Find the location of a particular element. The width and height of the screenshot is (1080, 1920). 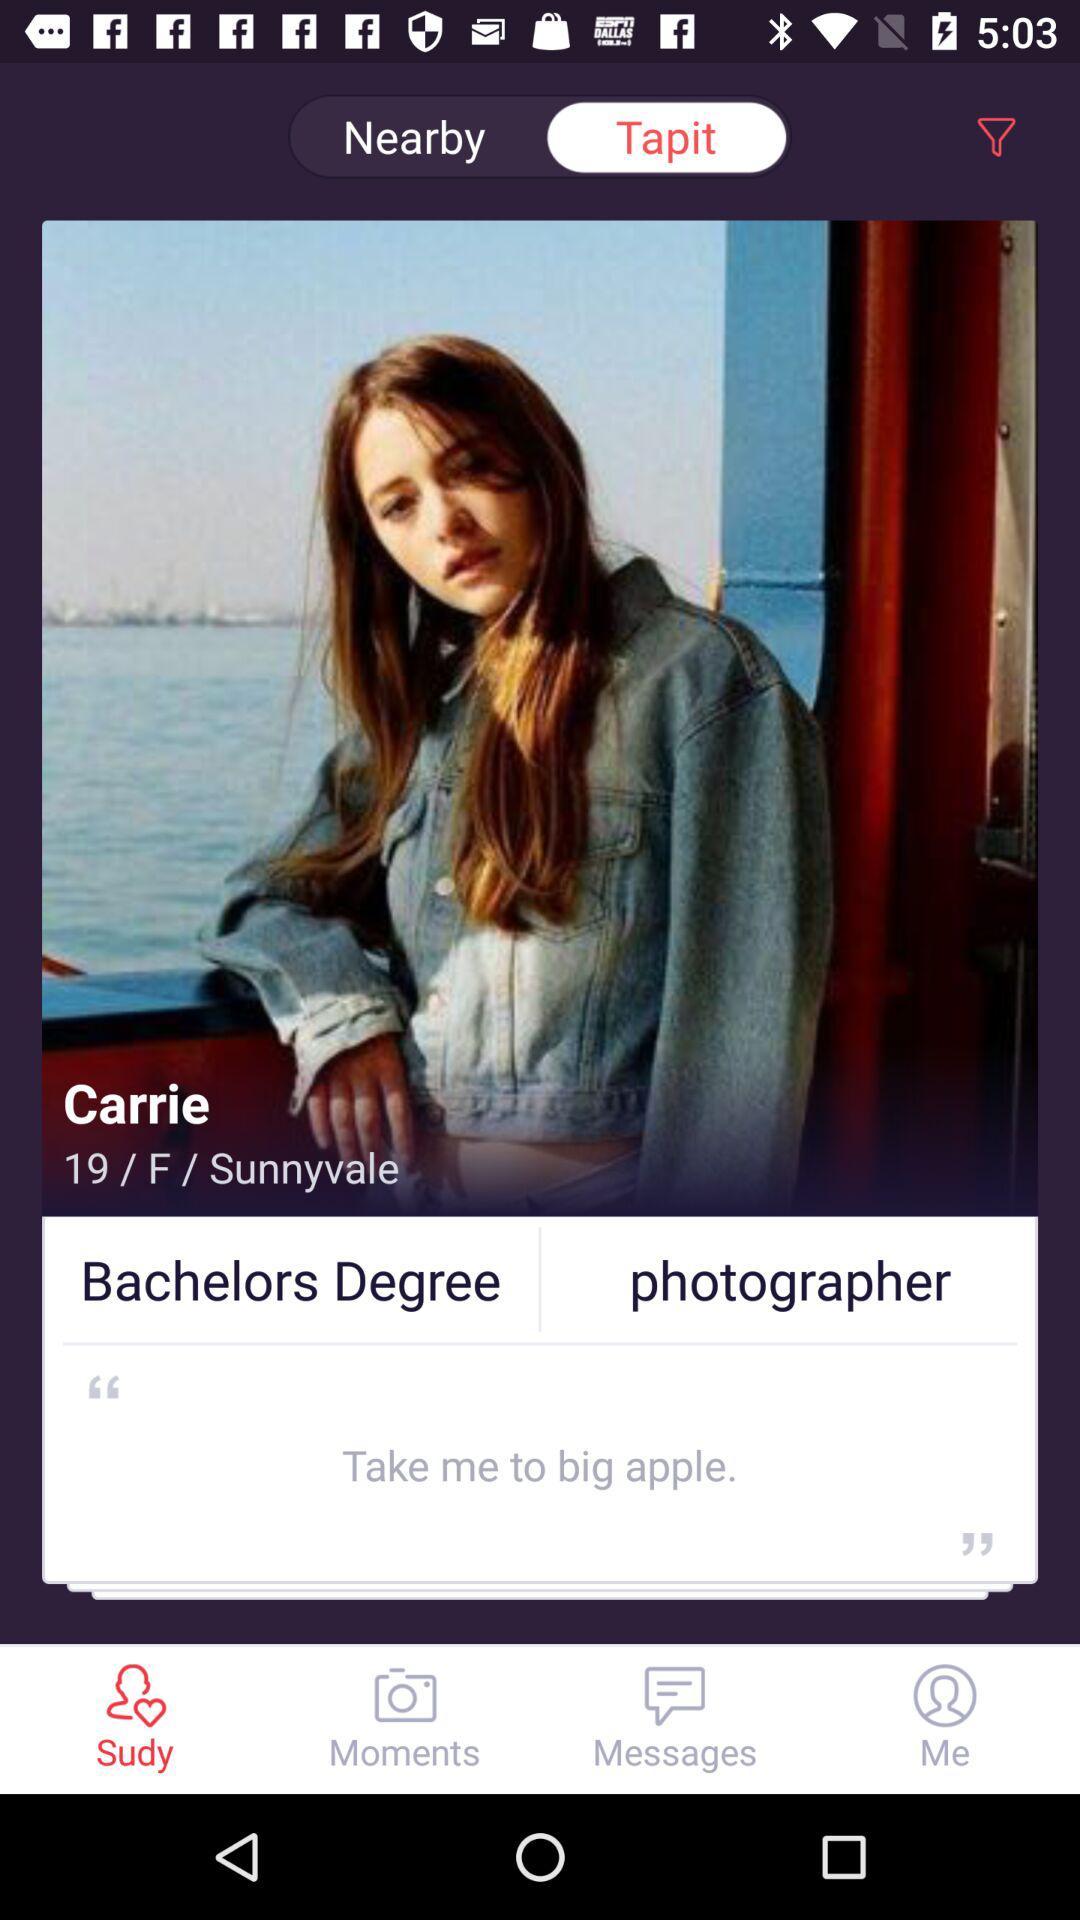

the study icon which is on the left side at the bottom of the page is located at coordinates (135, 1694).